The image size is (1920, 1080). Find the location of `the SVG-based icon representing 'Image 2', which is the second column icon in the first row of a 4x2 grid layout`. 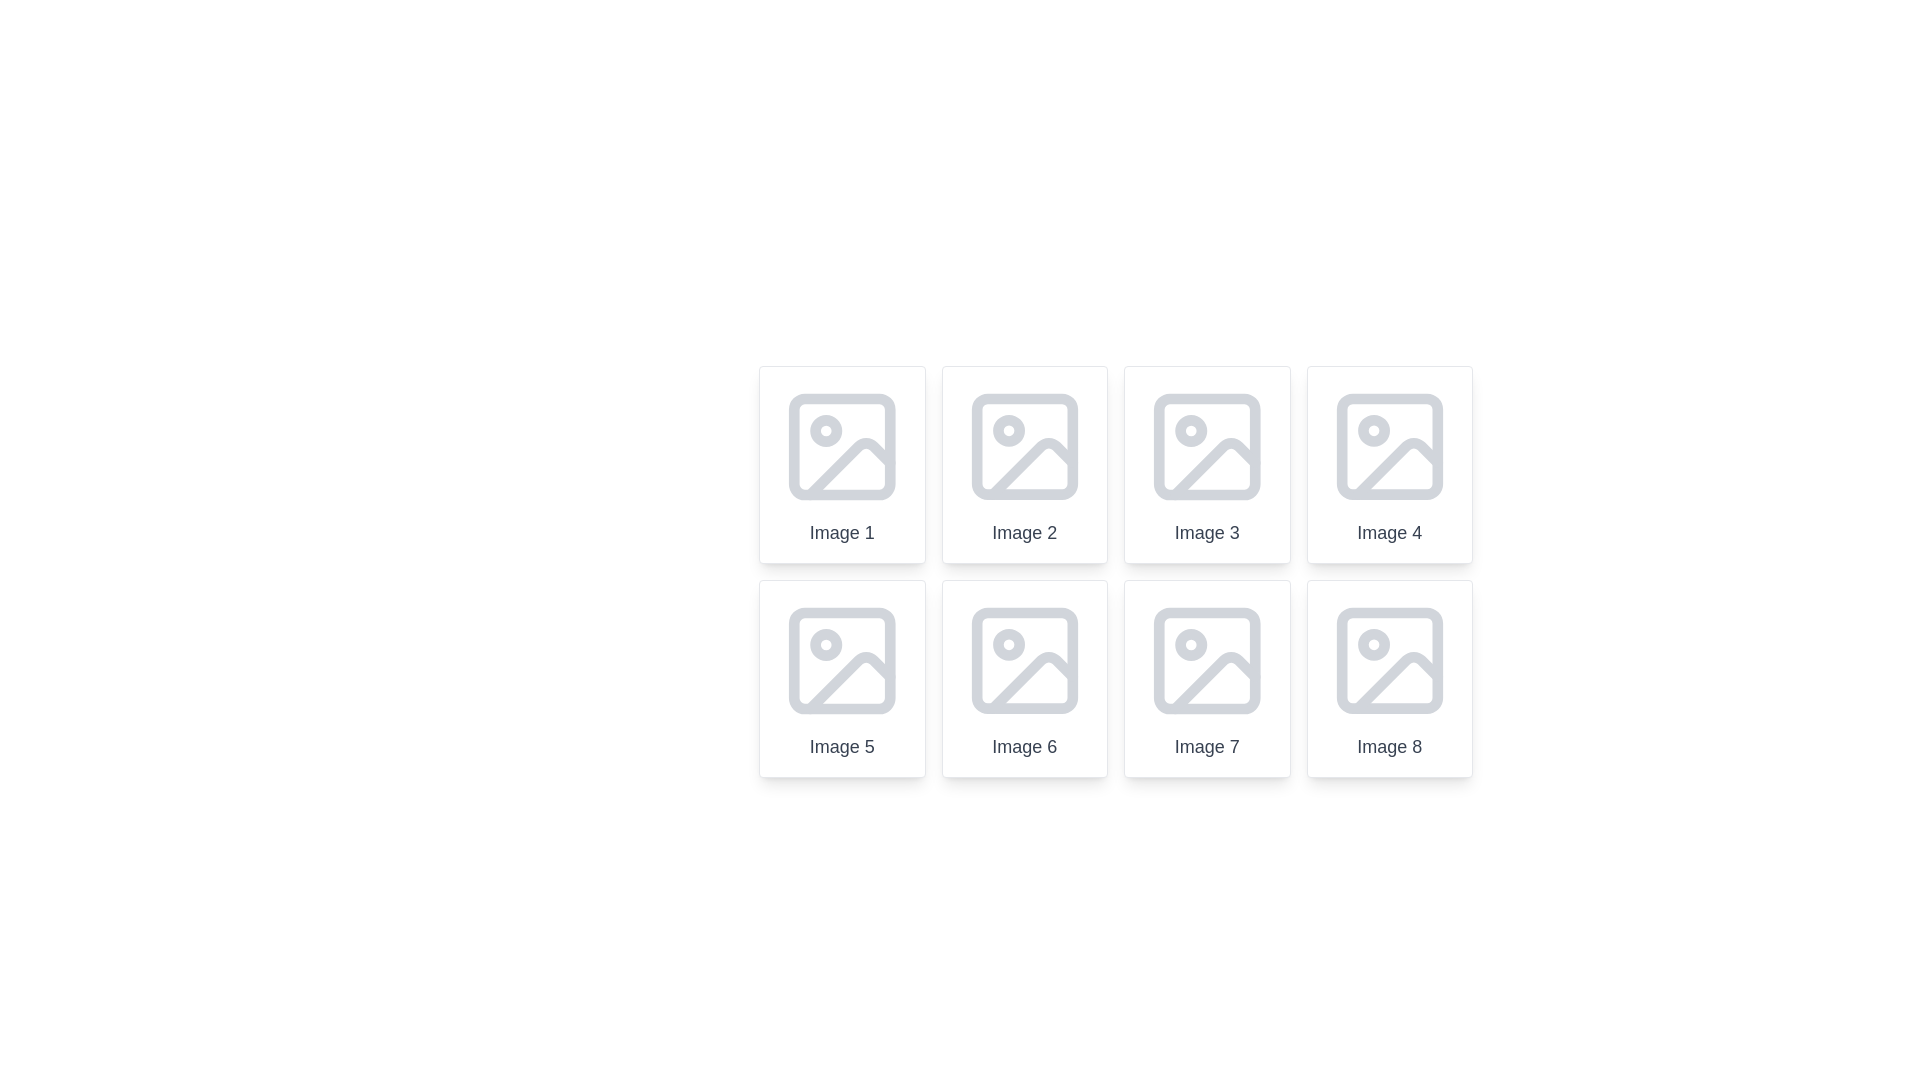

the SVG-based icon representing 'Image 2', which is the second column icon in the first row of a 4x2 grid layout is located at coordinates (1024, 446).